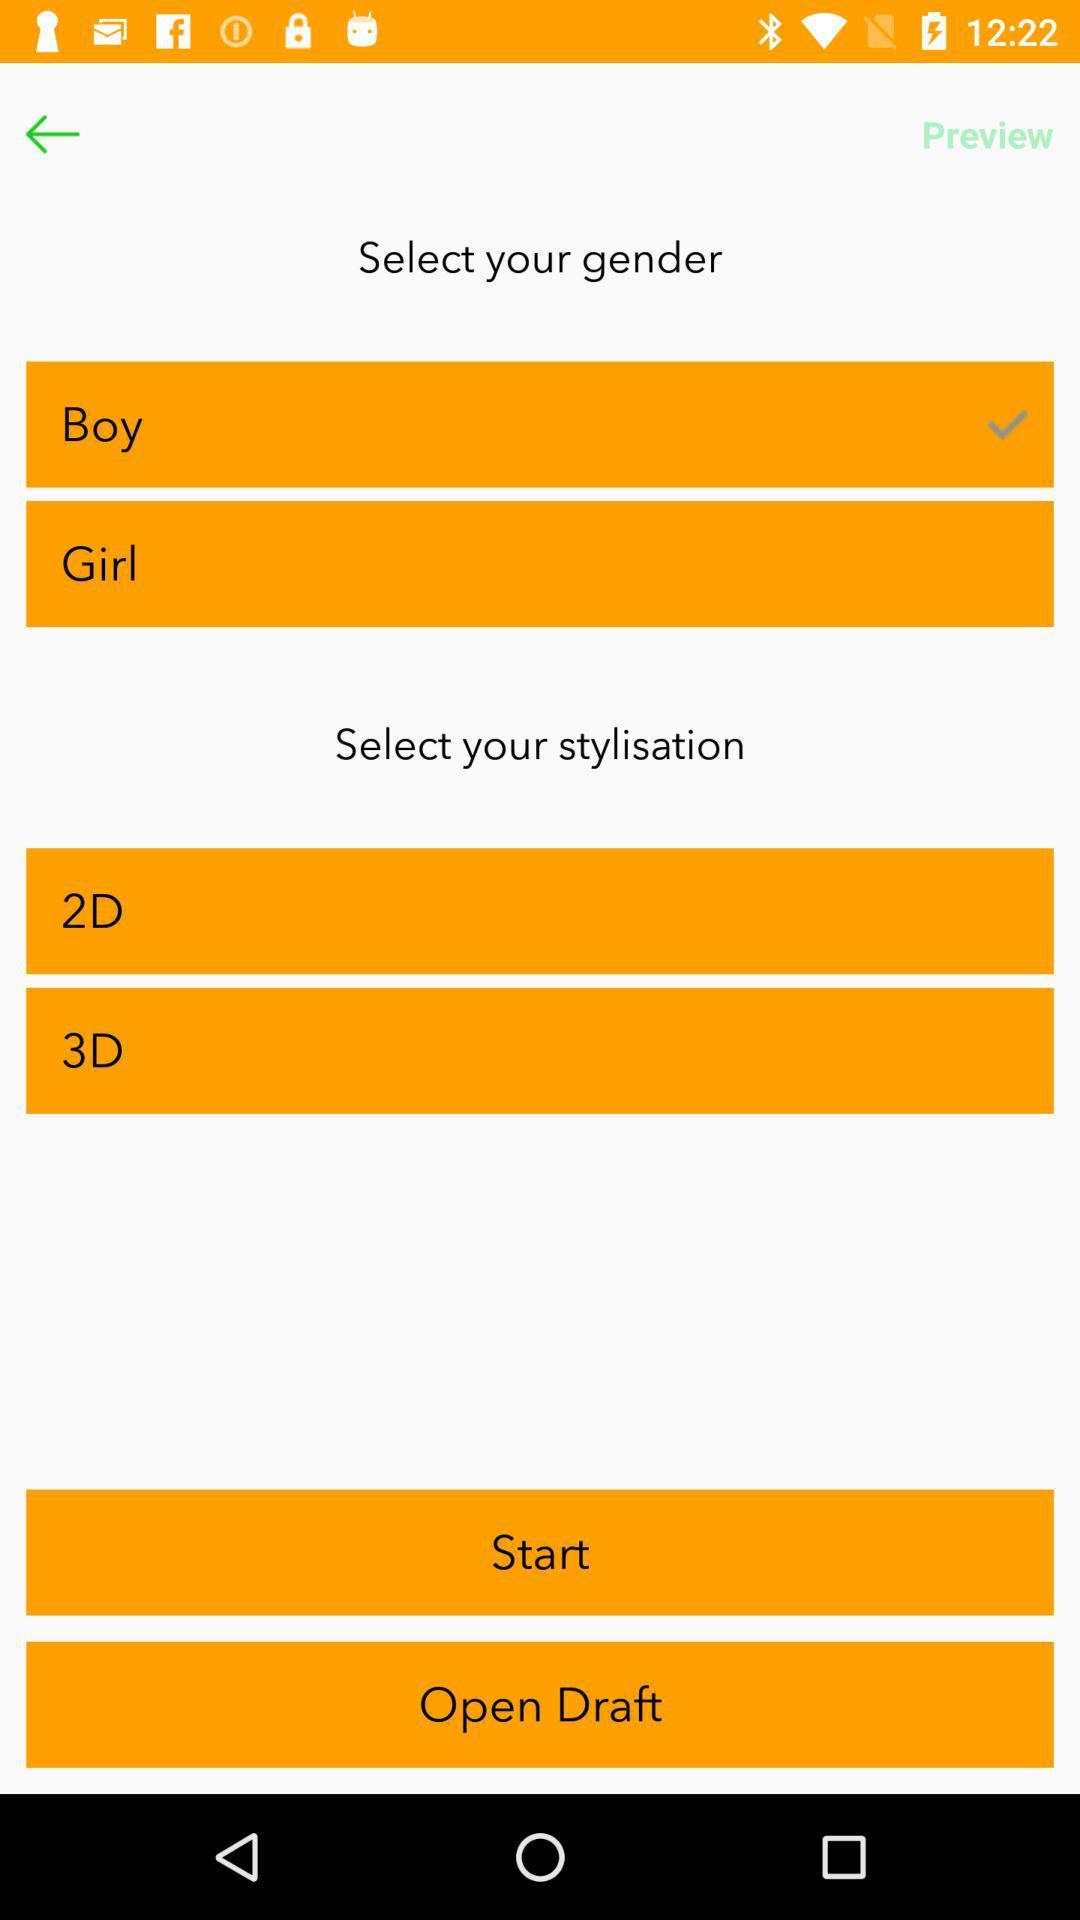 This screenshot has width=1080, height=1920. I want to click on boy girl gender, so click(51, 133).